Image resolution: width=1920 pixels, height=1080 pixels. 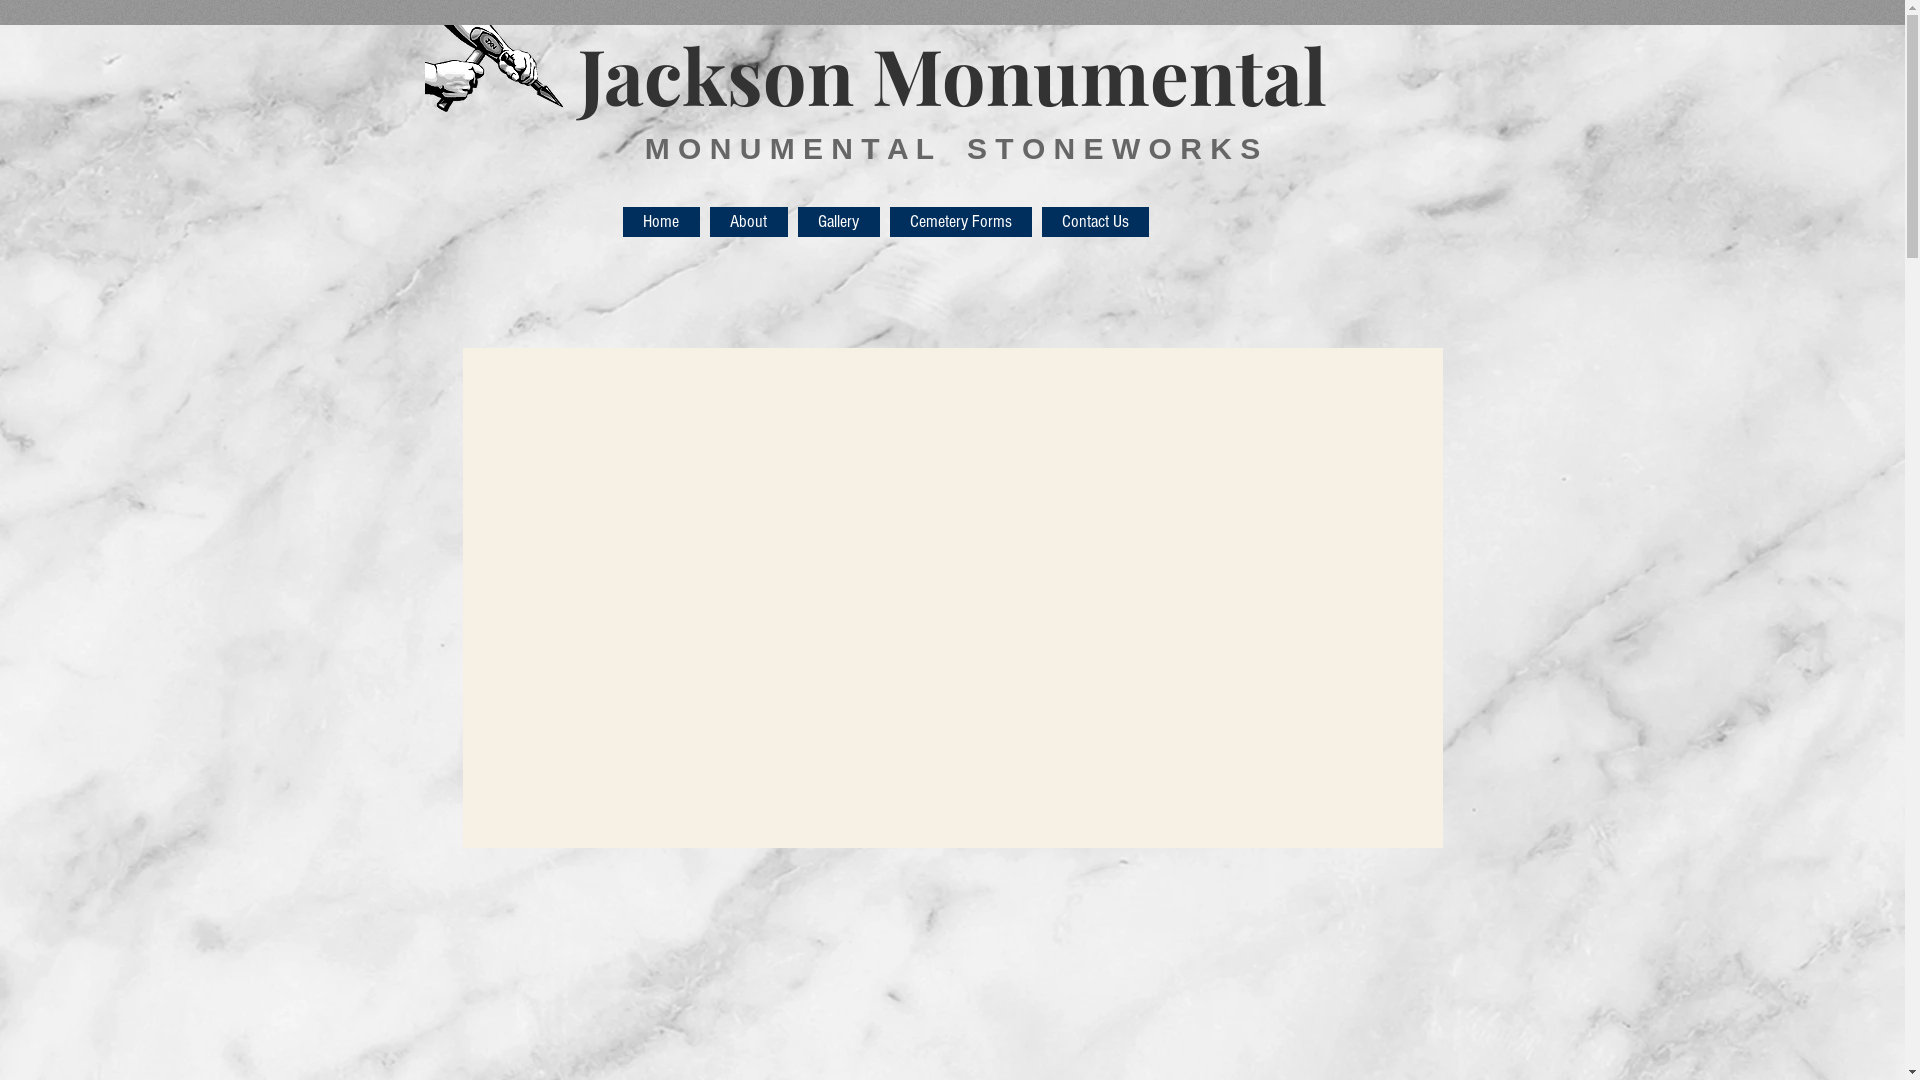 What do you see at coordinates (839, 222) in the screenshot?
I see `'Gallery'` at bounding box center [839, 222].